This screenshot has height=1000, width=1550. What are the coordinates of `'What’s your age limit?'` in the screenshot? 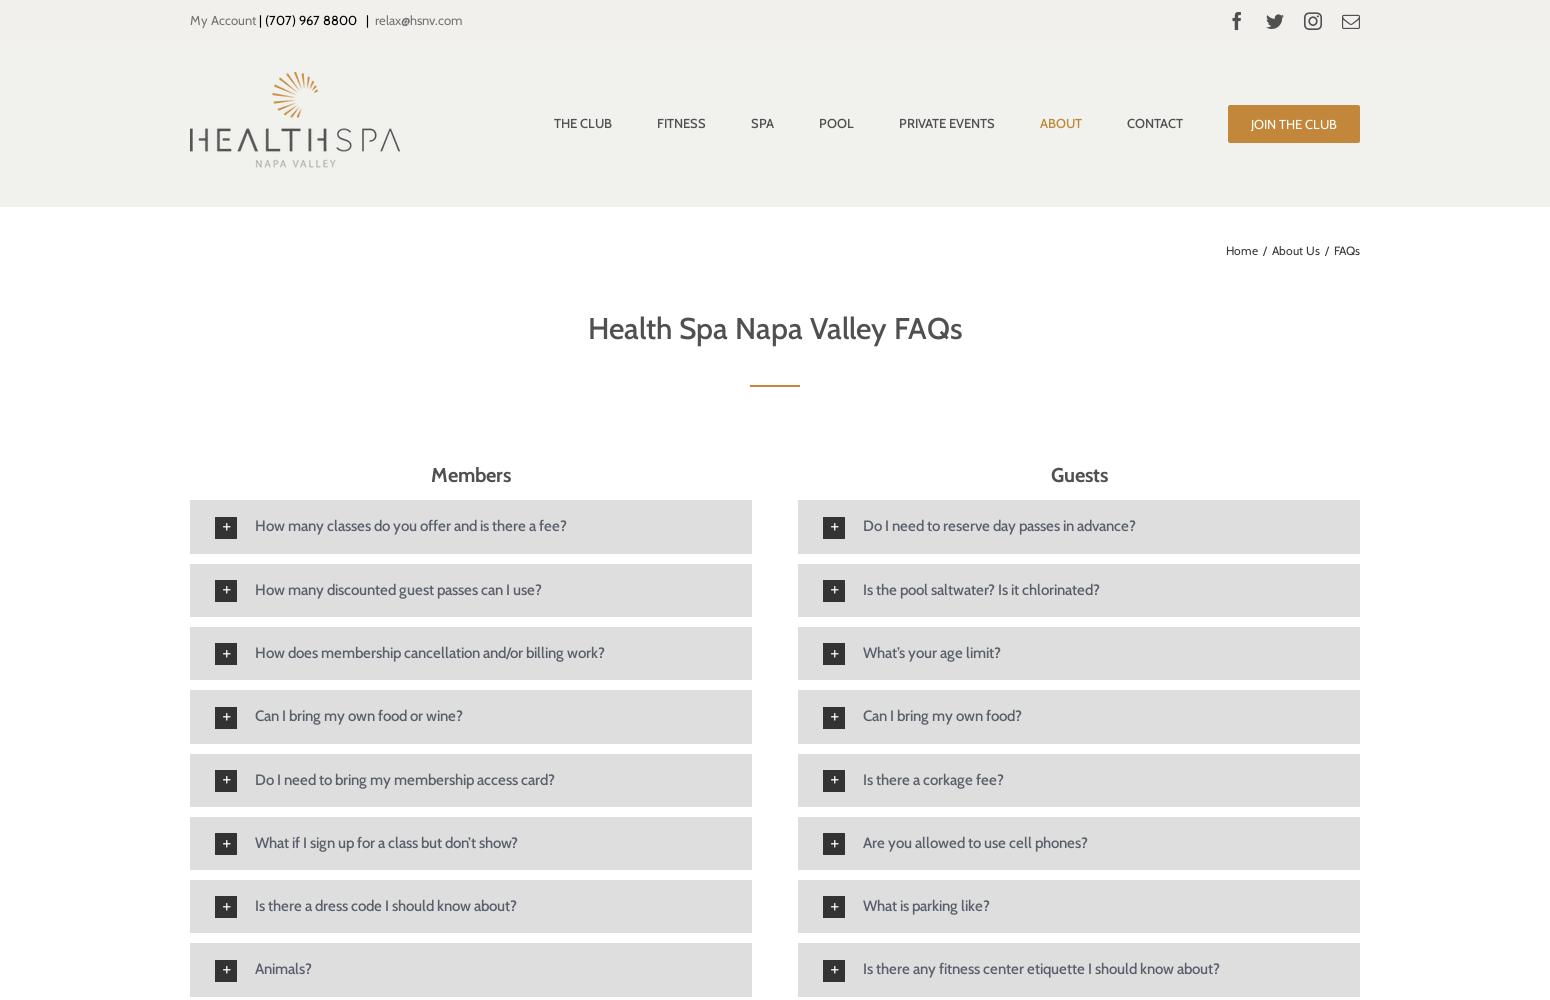 It's located at (863, 652).